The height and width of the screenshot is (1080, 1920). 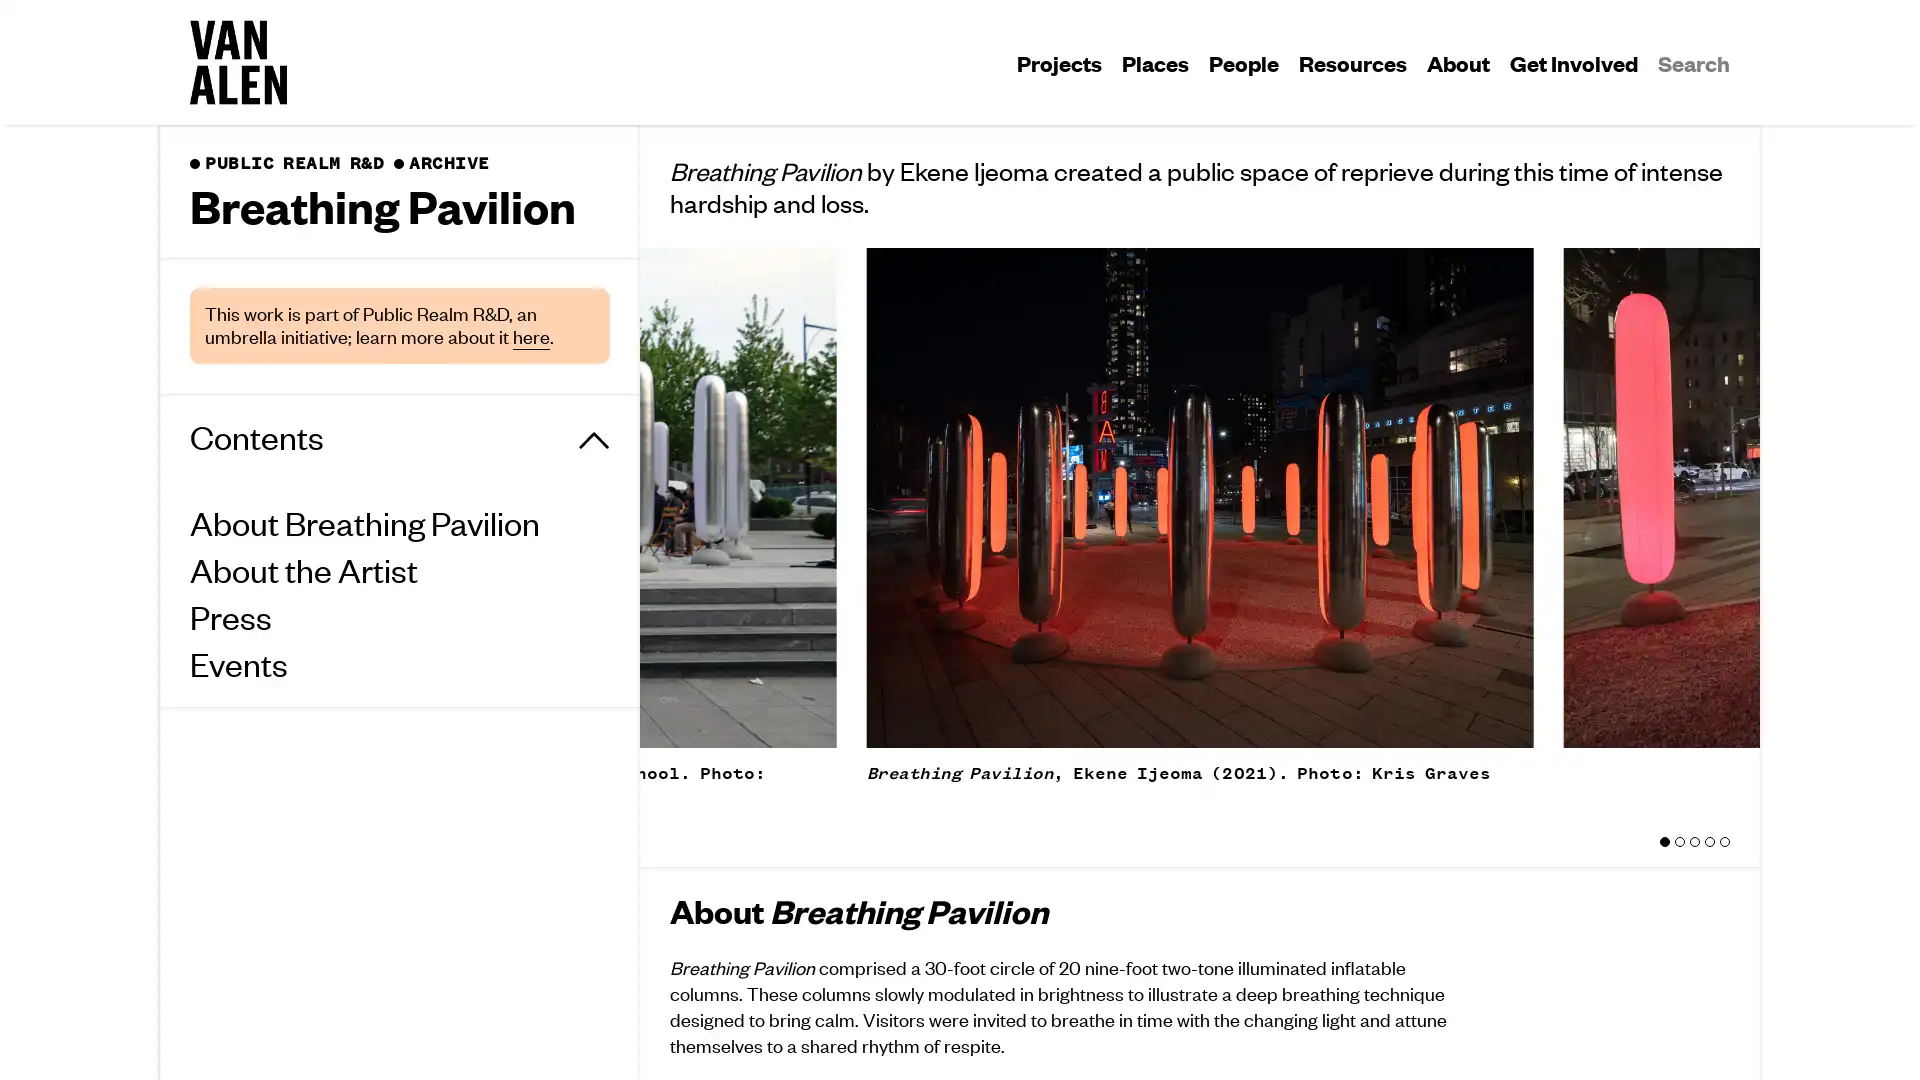 What do you see at coordinates (1788, 541) in the screenshot?
I see `Next` at bounding box center [1788, 541].